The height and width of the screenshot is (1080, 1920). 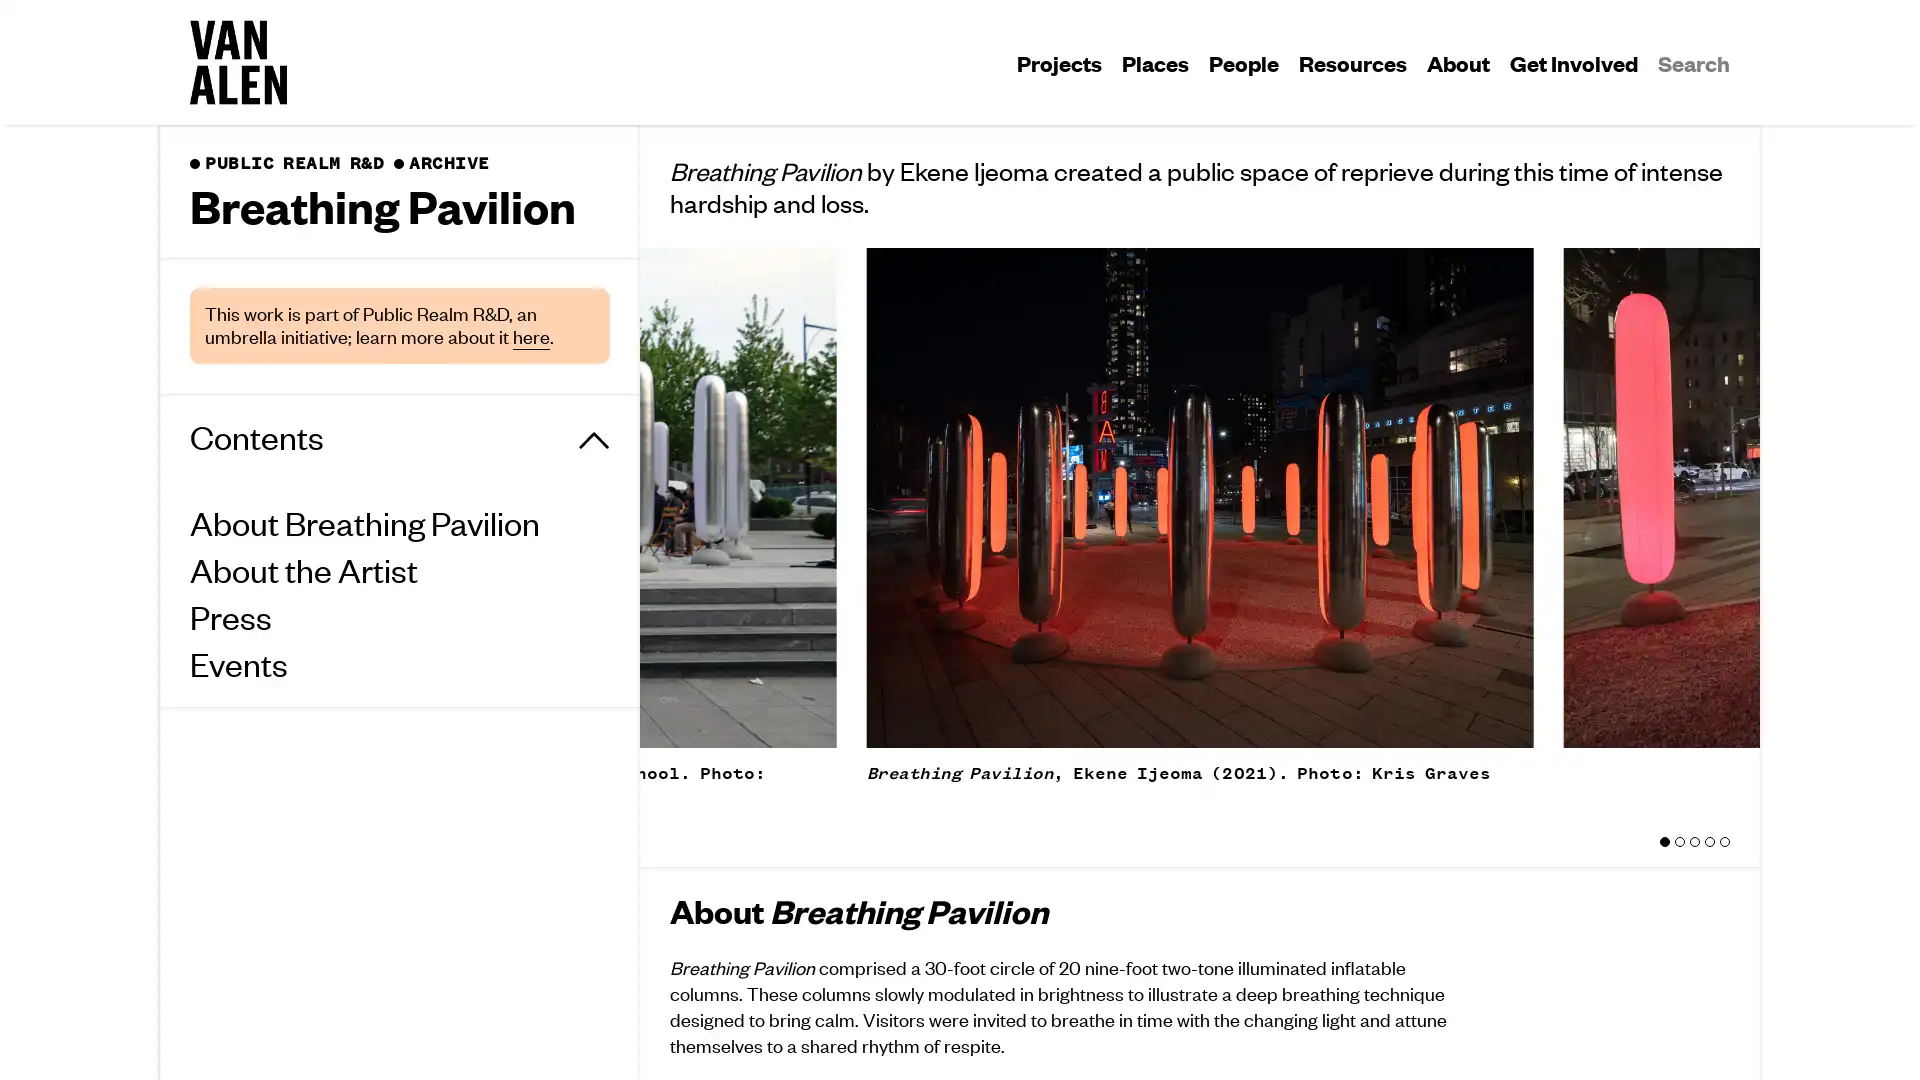 What do you see at coordinates (1788, 541) in the screenshot?
I see `Next` at bounding box center [1788, 541].